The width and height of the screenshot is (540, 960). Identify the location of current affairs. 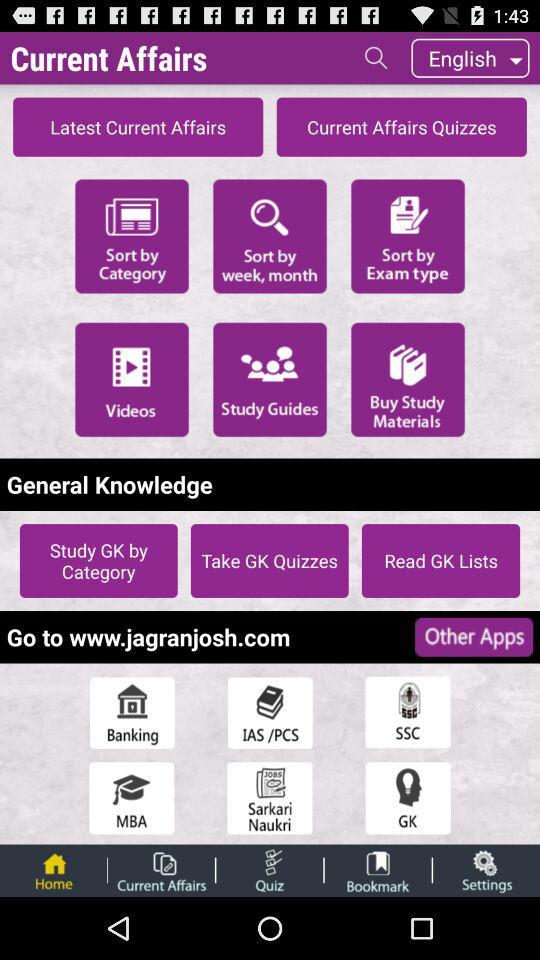
(160, 869).